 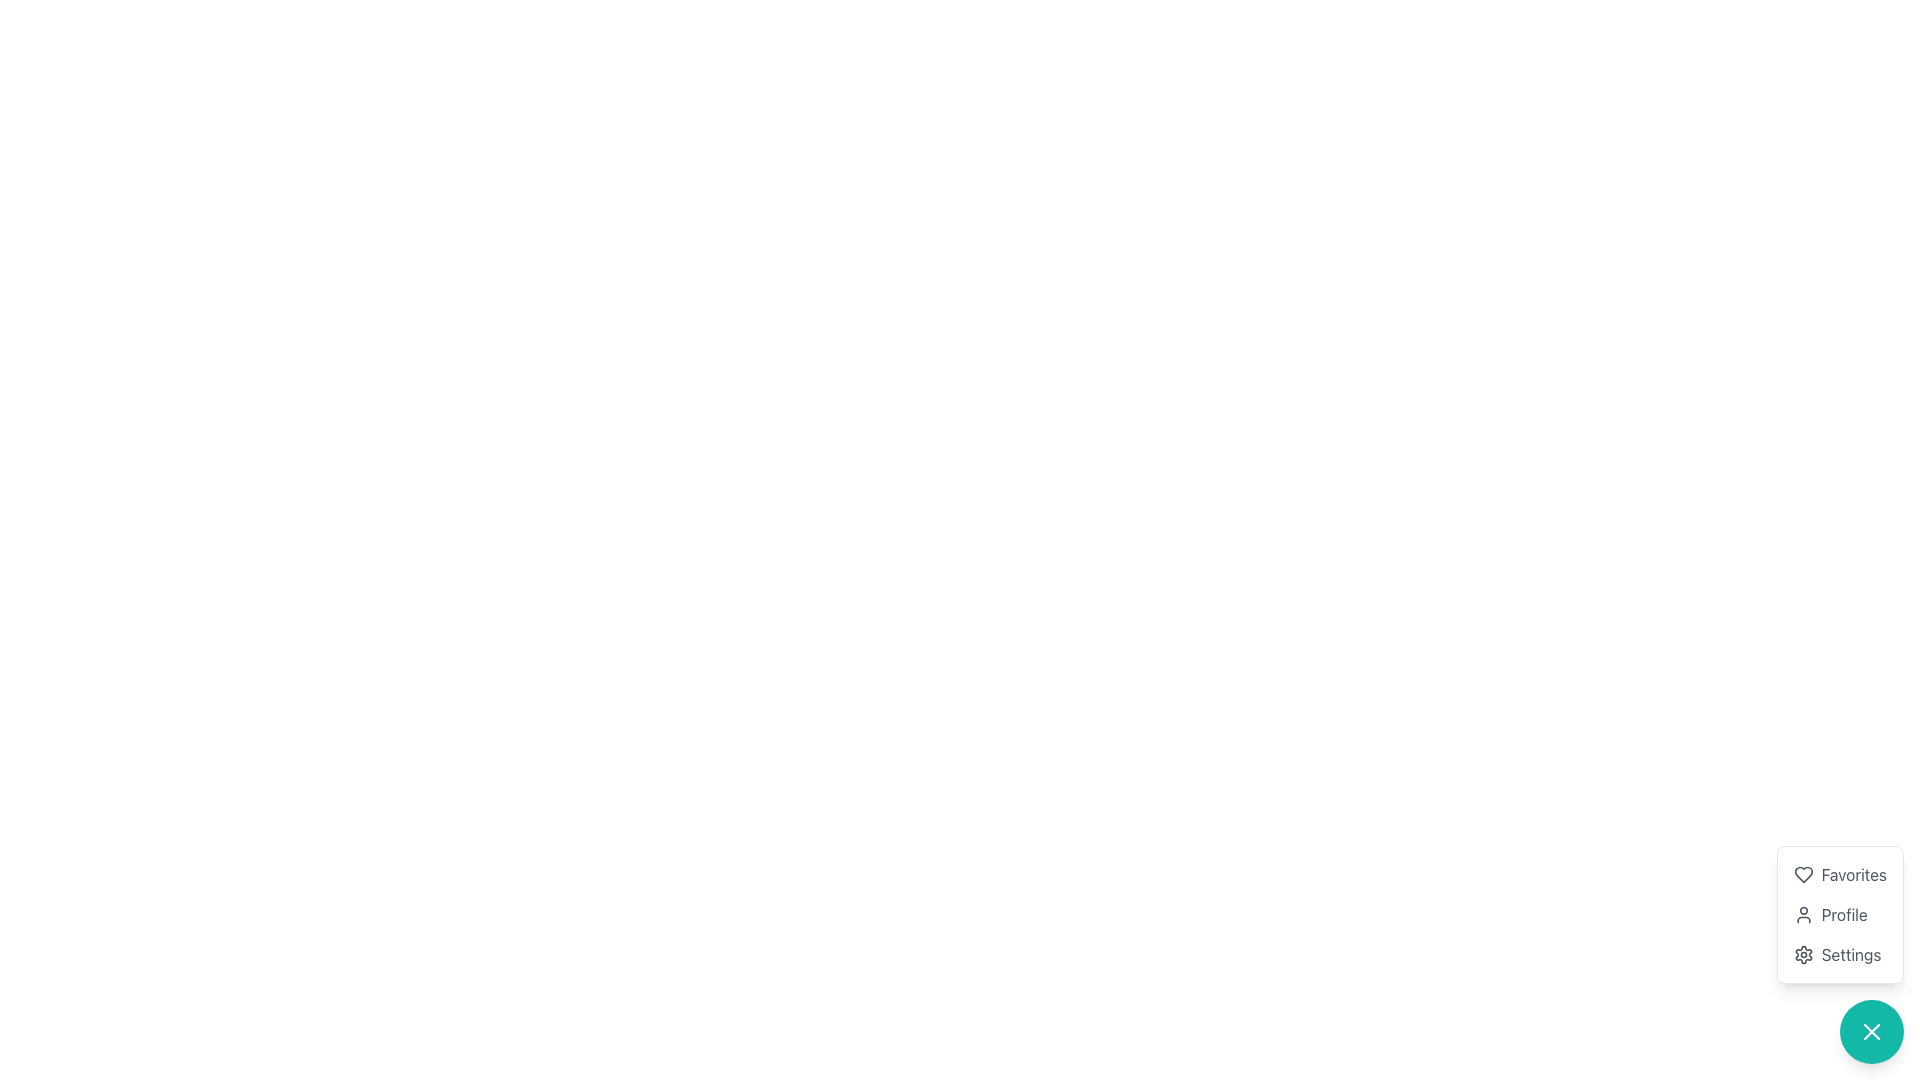 What do you see at coordinates (1803, 954) in the screenshot?
I see `the settings icon located at the top-left of the 'Settings' option in the menu items at the bottom-right of the interface` at bounding box center [1803, 954].